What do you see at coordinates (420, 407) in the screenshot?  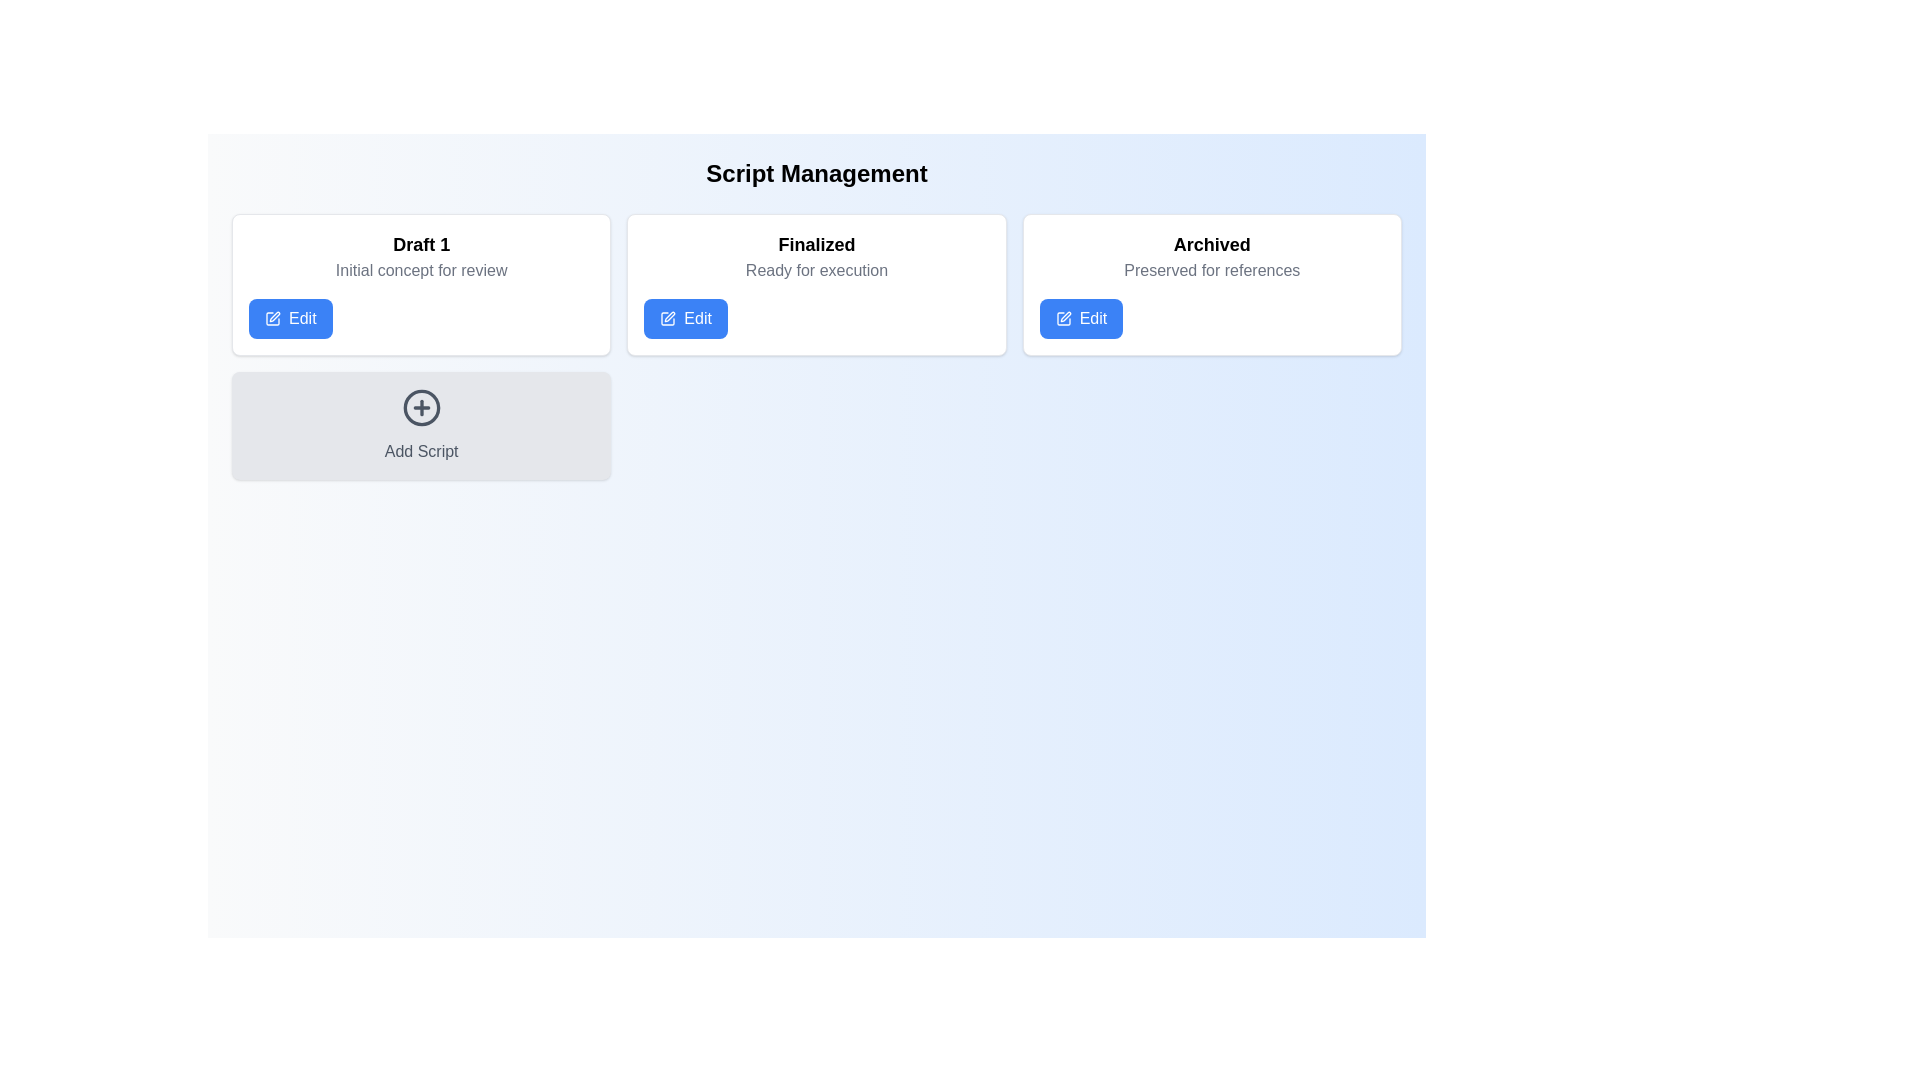 I see `the circular '+' icon located at the center of the 'Add Script' button` at bounding box center [420, 407].